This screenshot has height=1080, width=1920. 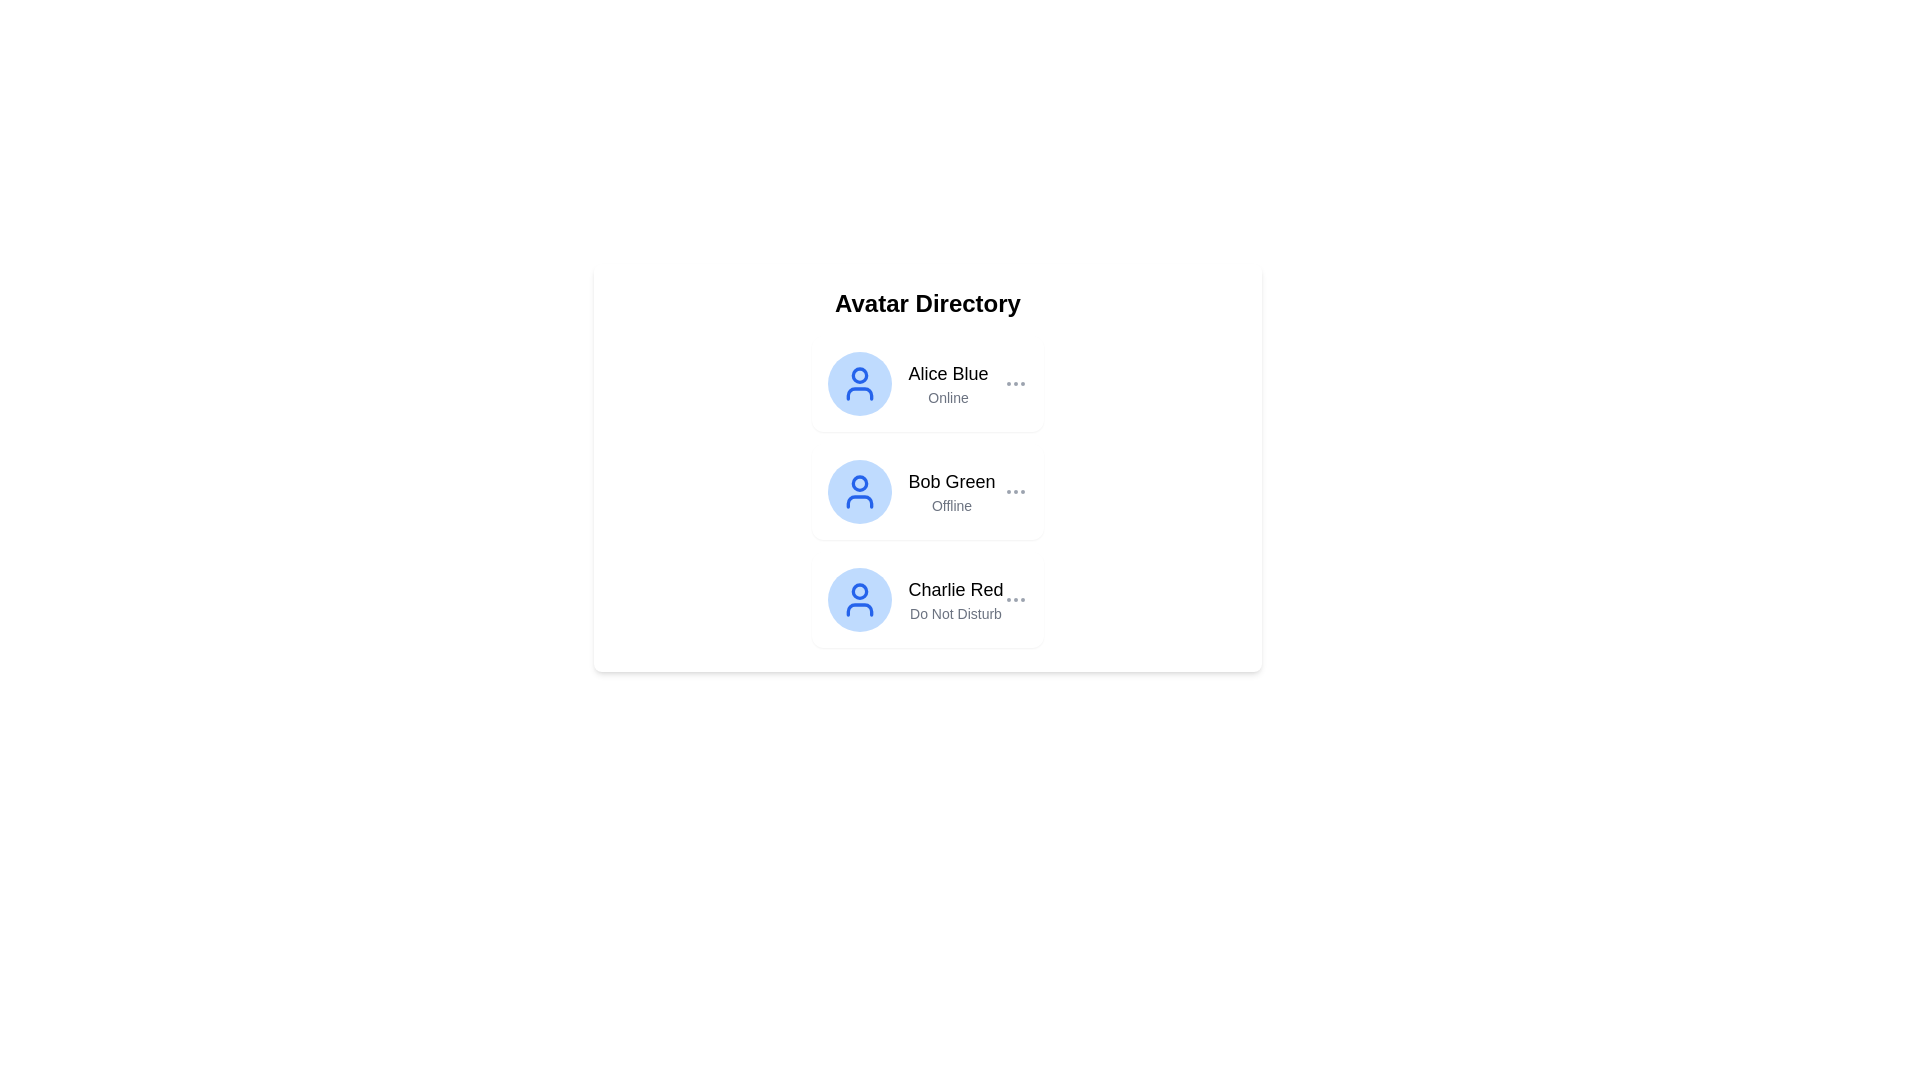 I want to click on on the text label identifying the name of an entity in the second position of the vertical list, located, so click(x=950, y=482).